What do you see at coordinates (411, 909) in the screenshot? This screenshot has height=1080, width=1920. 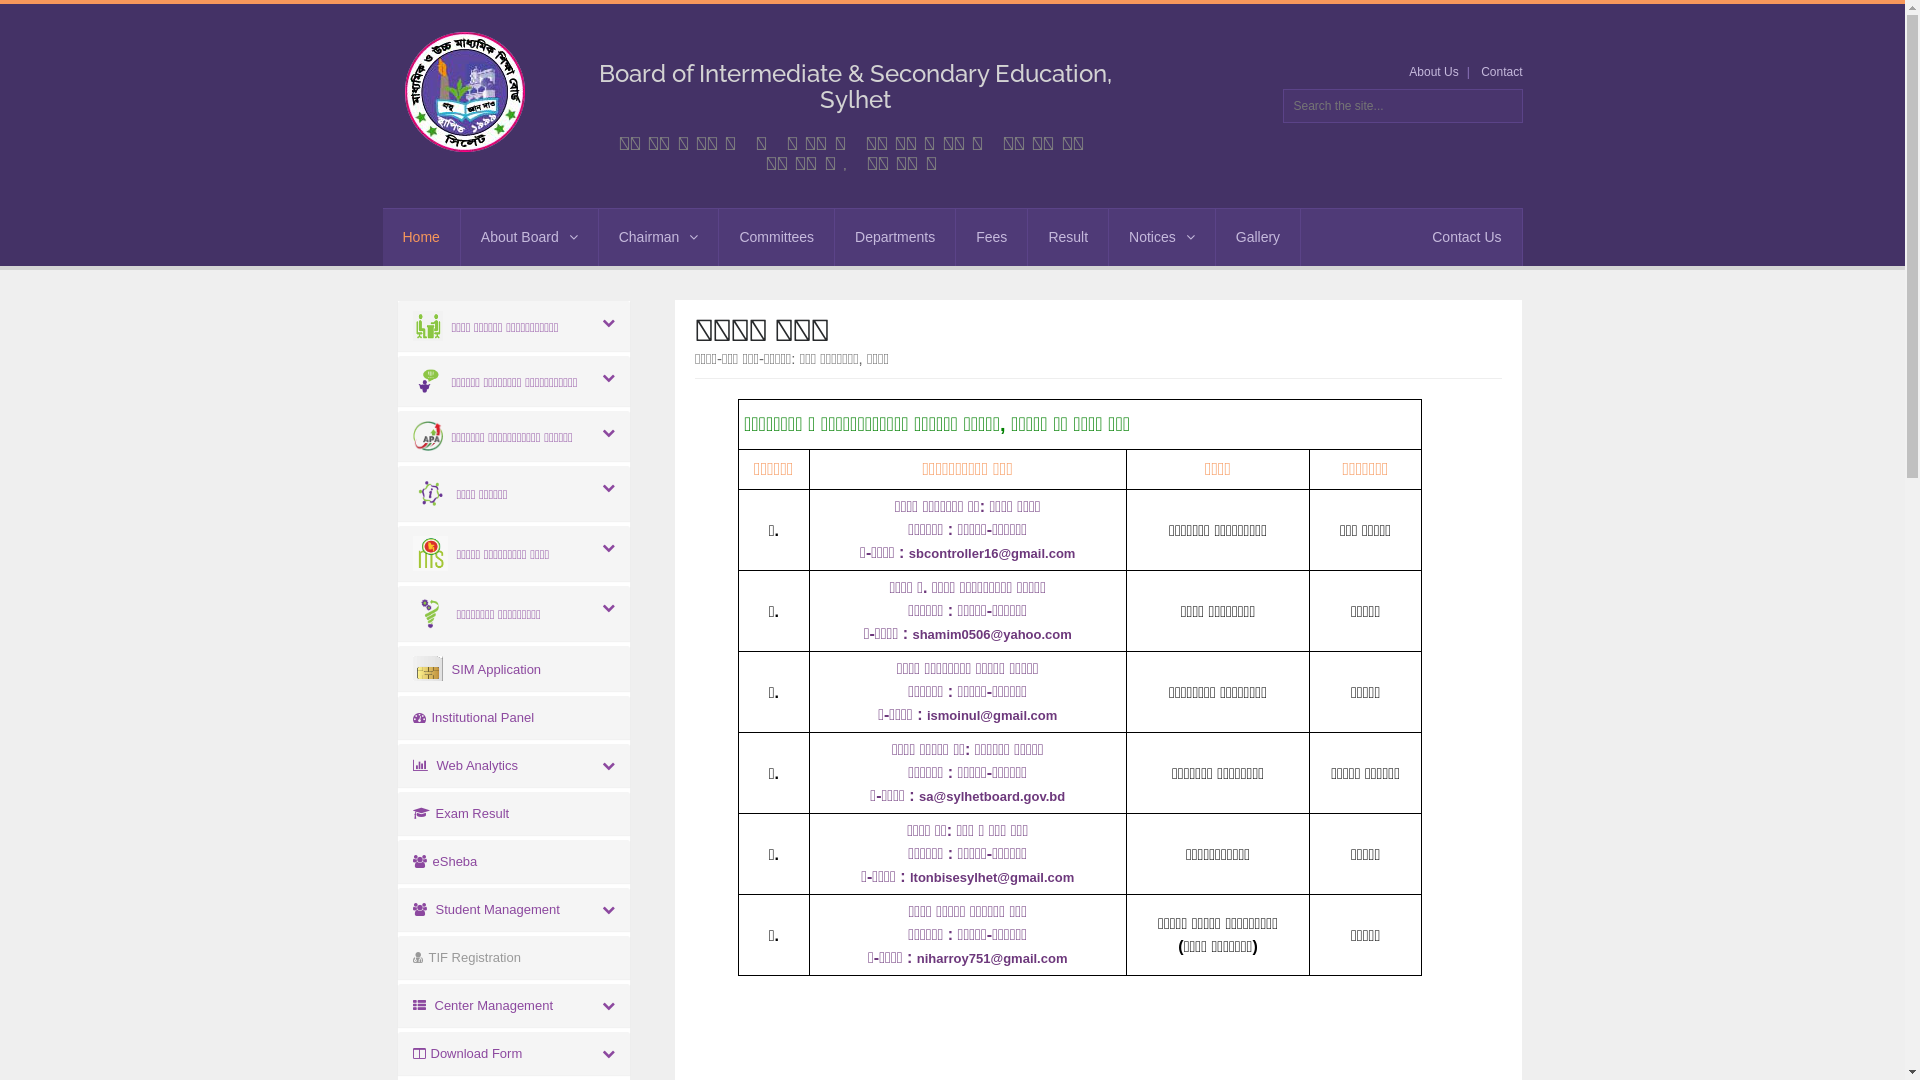 I see `'   Student Management'` at bounding box center [411, 909].